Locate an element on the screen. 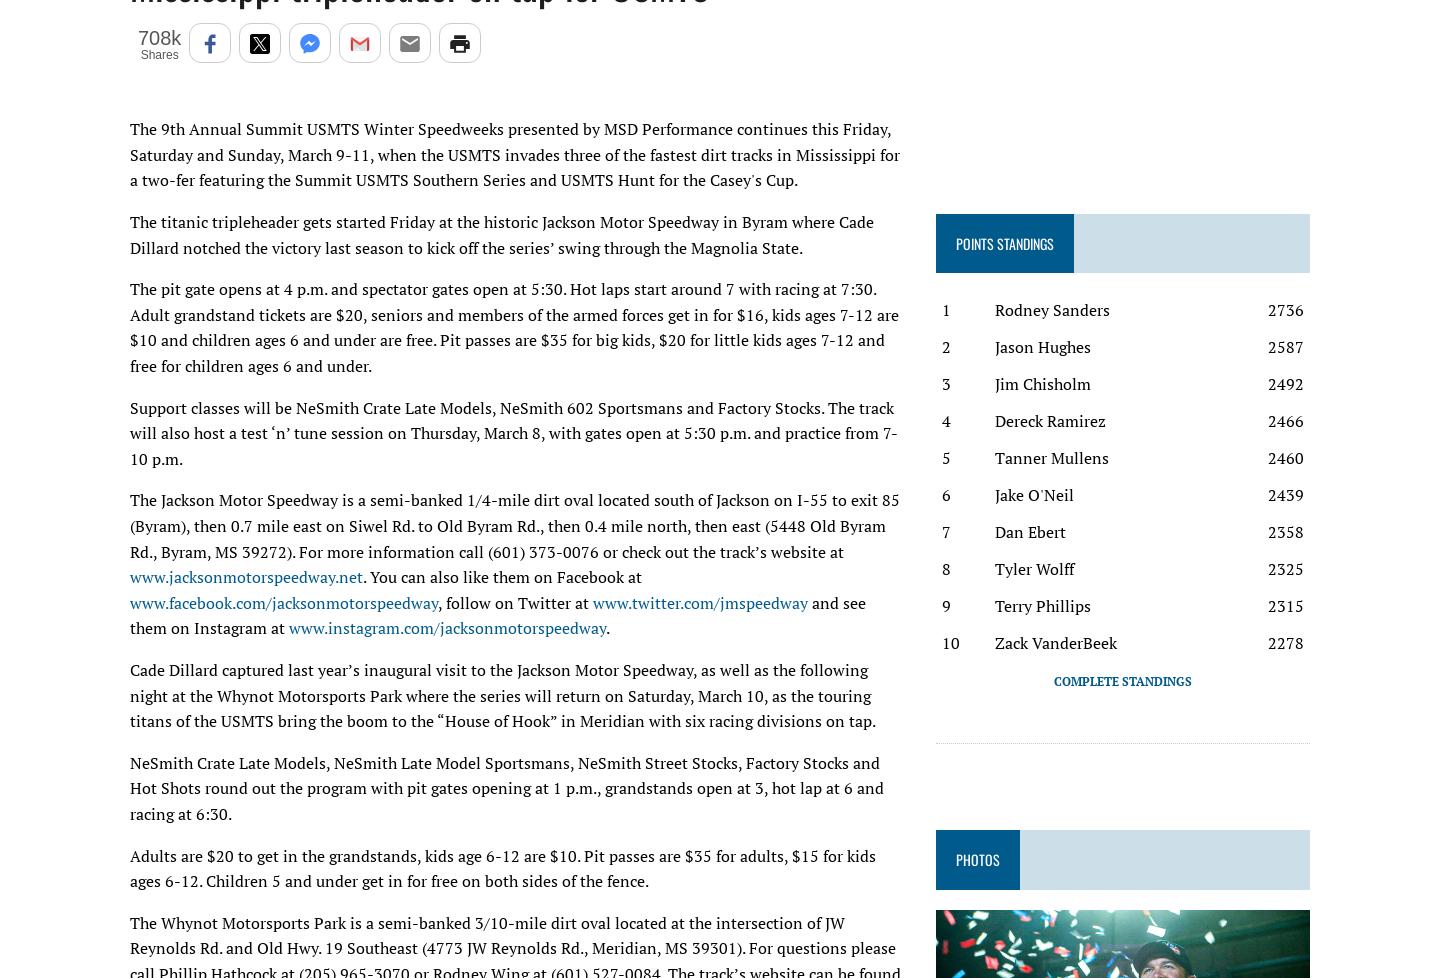 This screenshot has width=1440, height=978. '7' is located at coordinates (946, 532).